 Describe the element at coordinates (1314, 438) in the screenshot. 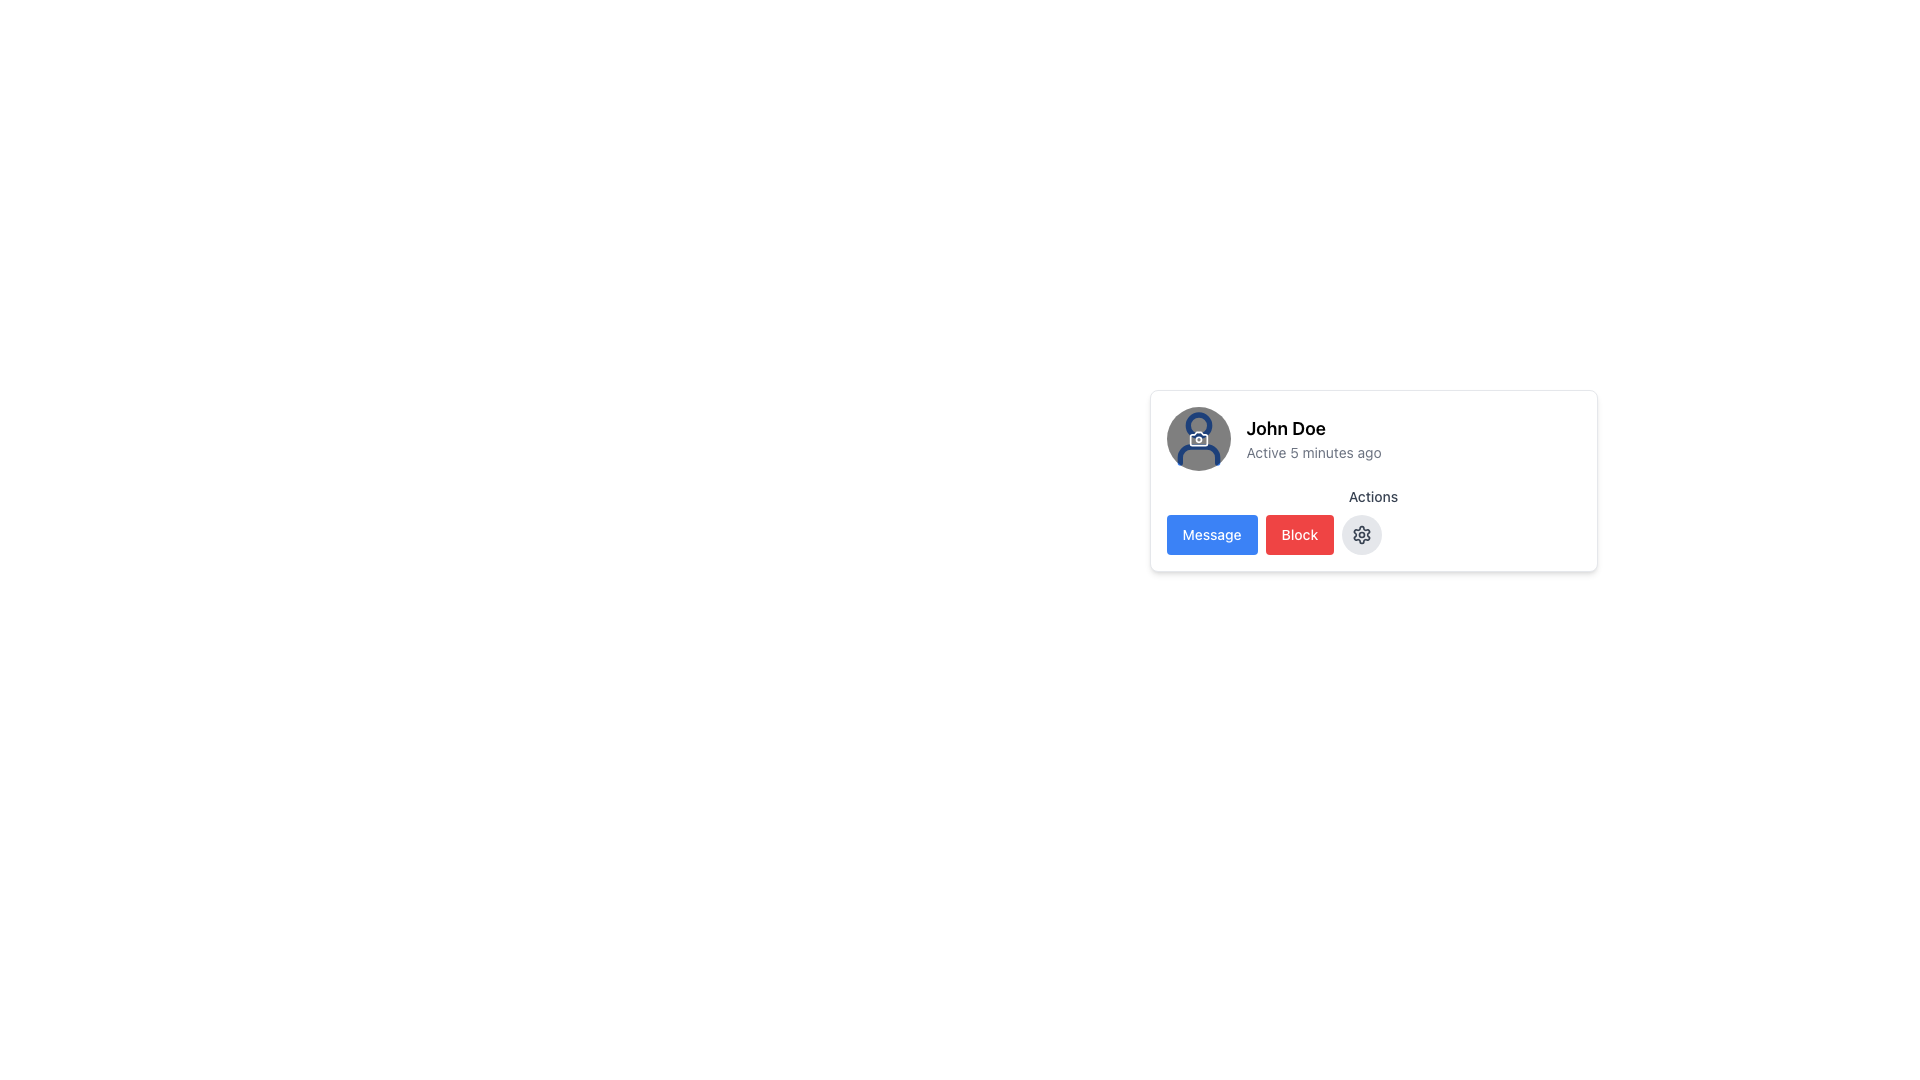

I see `the name text 'John Doe' in the text block element, which is located to the right of the circular avatar image and is part of a card layout` at that location.